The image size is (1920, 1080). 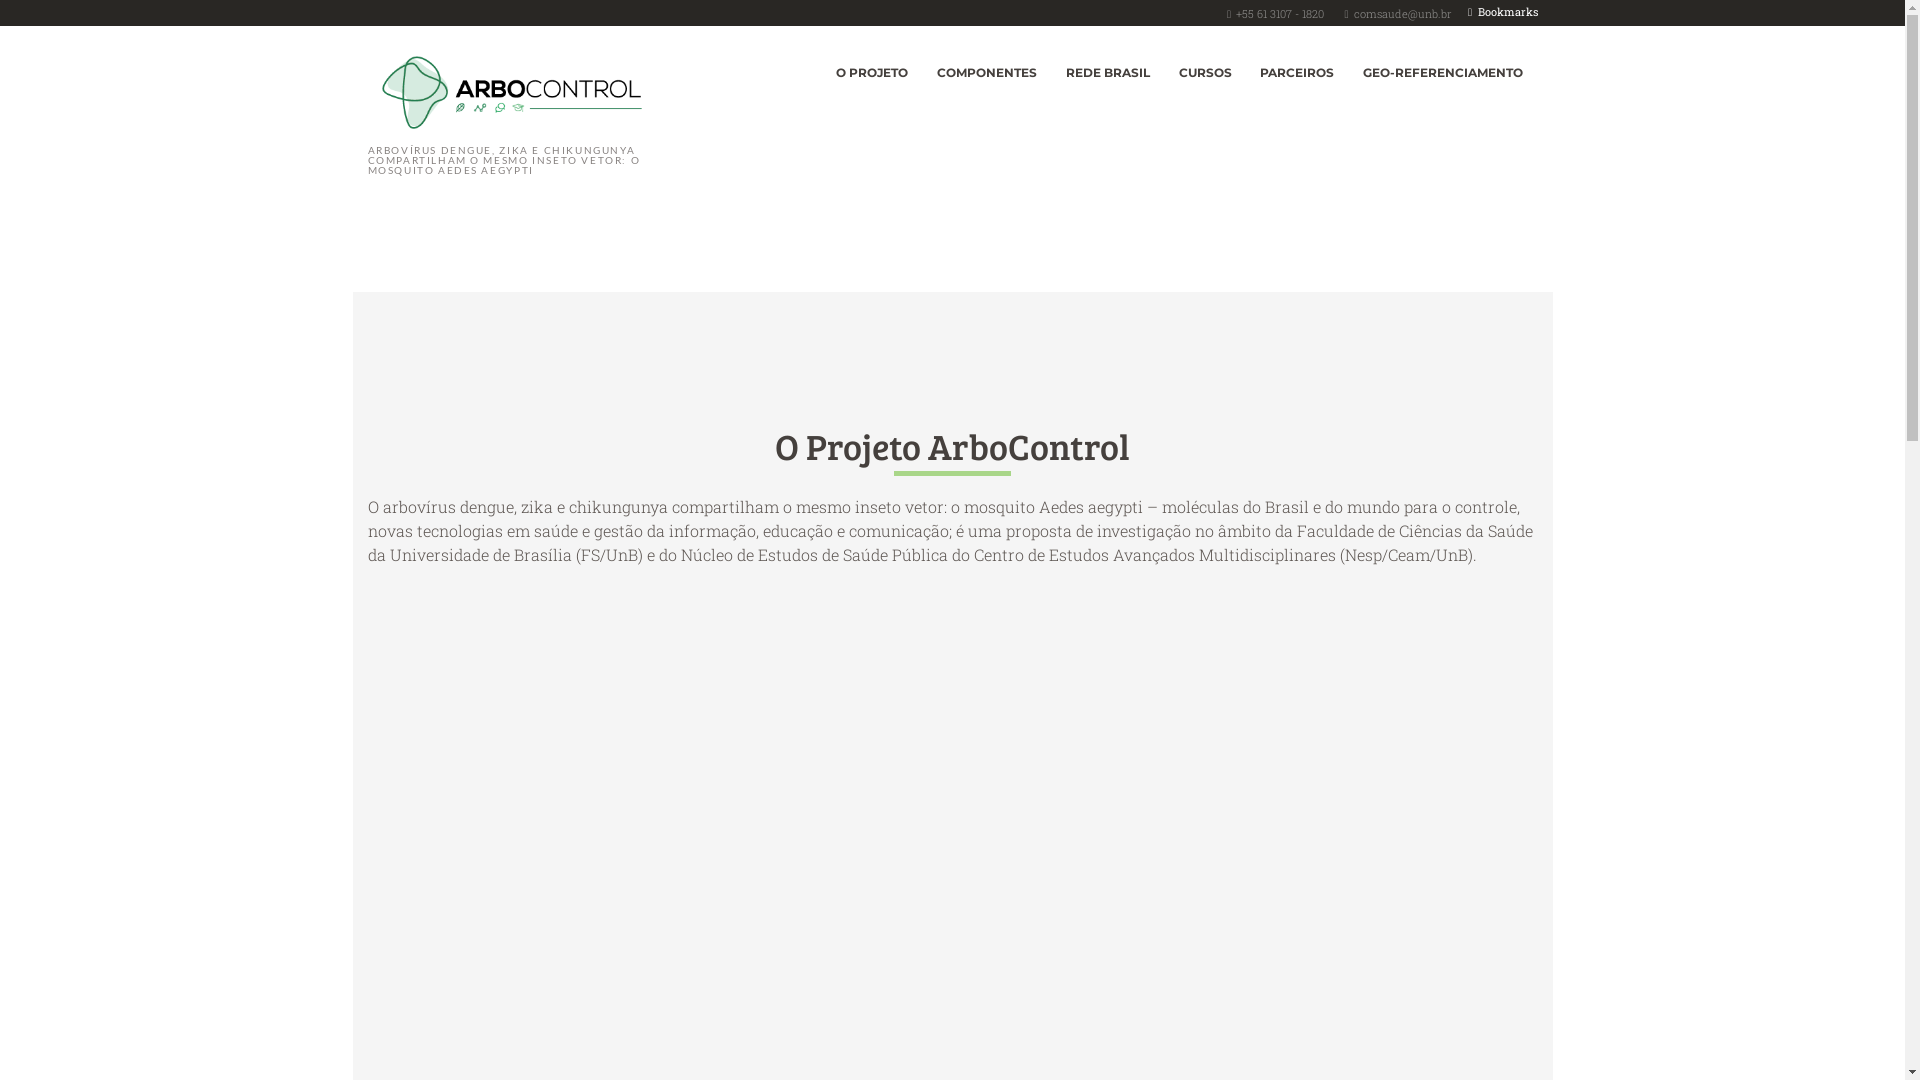 What do you see at coordinates (1203, 72) in the screenshot?
I see `'CURSOS'` at bounding box center [1203, 72].